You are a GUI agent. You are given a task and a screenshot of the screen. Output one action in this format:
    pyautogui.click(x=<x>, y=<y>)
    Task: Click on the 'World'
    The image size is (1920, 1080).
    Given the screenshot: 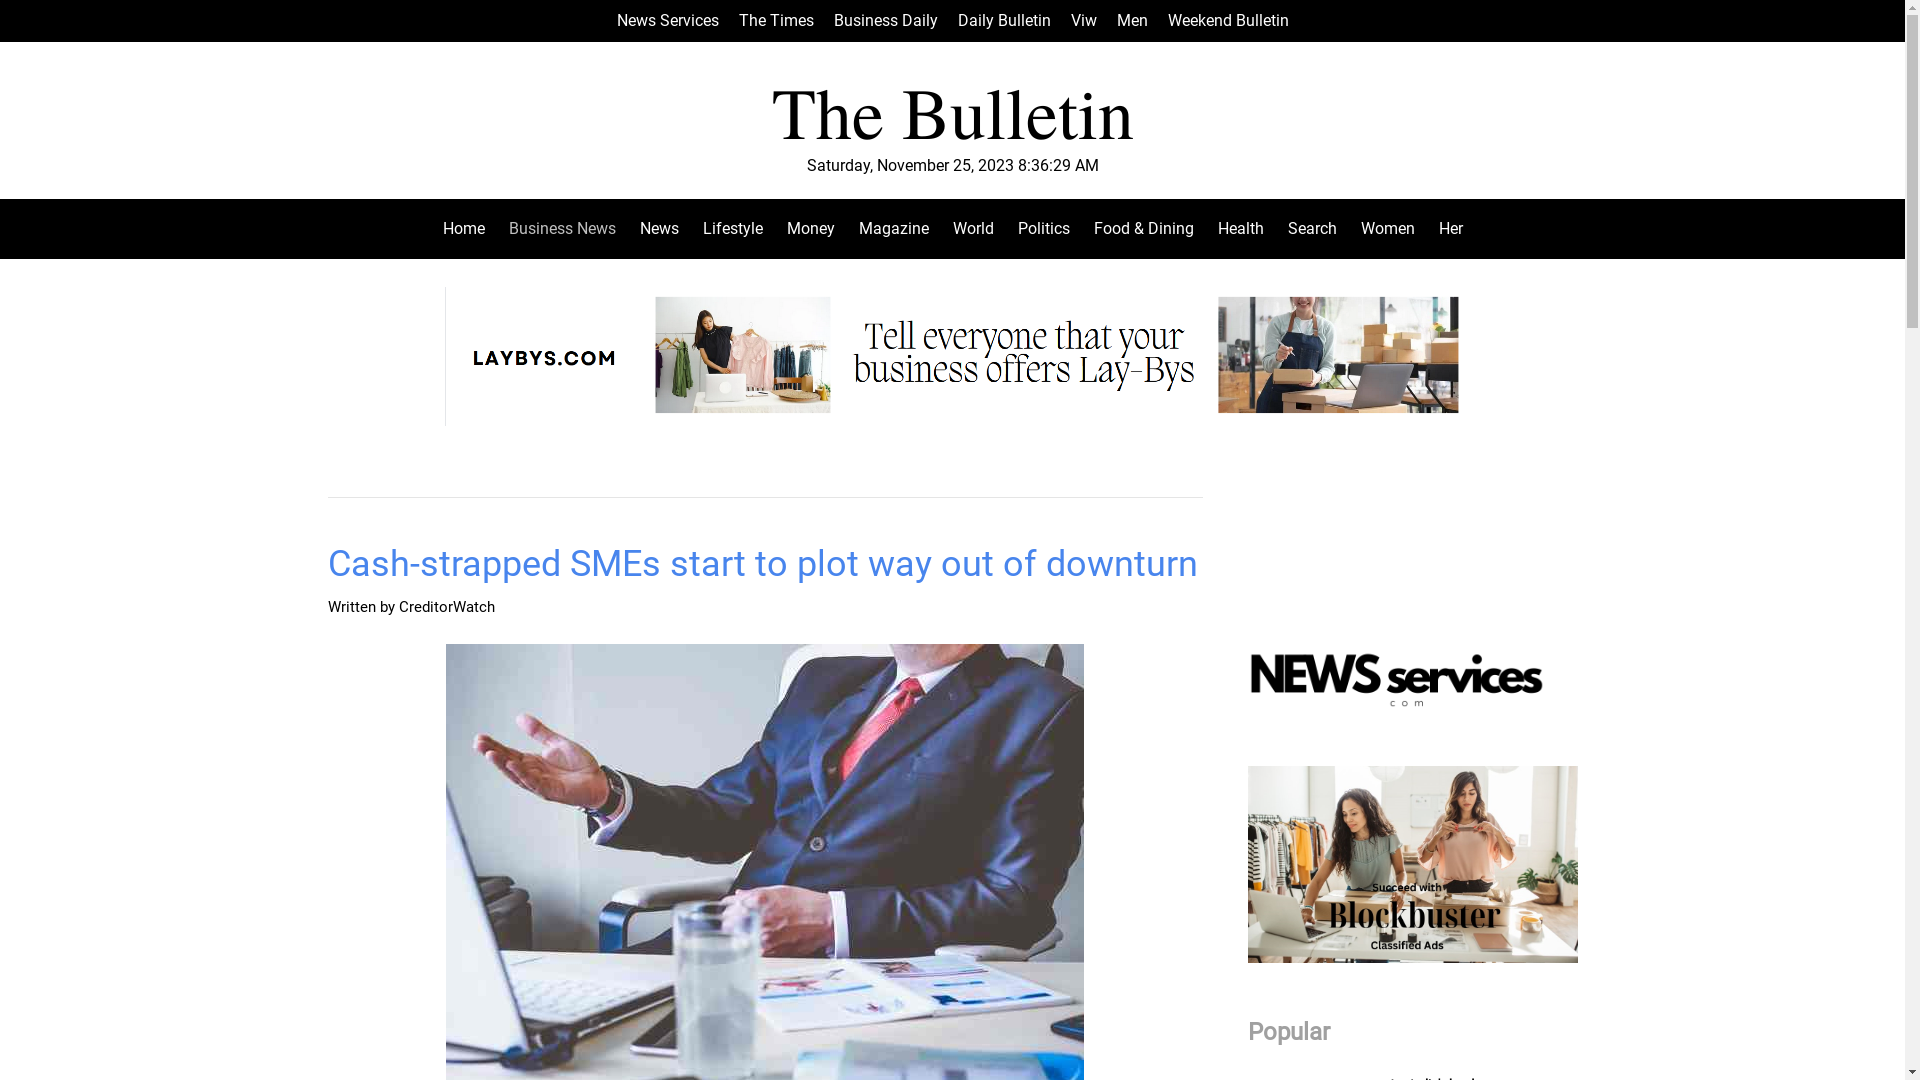 What is the action you would take?
    pyautogui.click(x=972, y=227)
    